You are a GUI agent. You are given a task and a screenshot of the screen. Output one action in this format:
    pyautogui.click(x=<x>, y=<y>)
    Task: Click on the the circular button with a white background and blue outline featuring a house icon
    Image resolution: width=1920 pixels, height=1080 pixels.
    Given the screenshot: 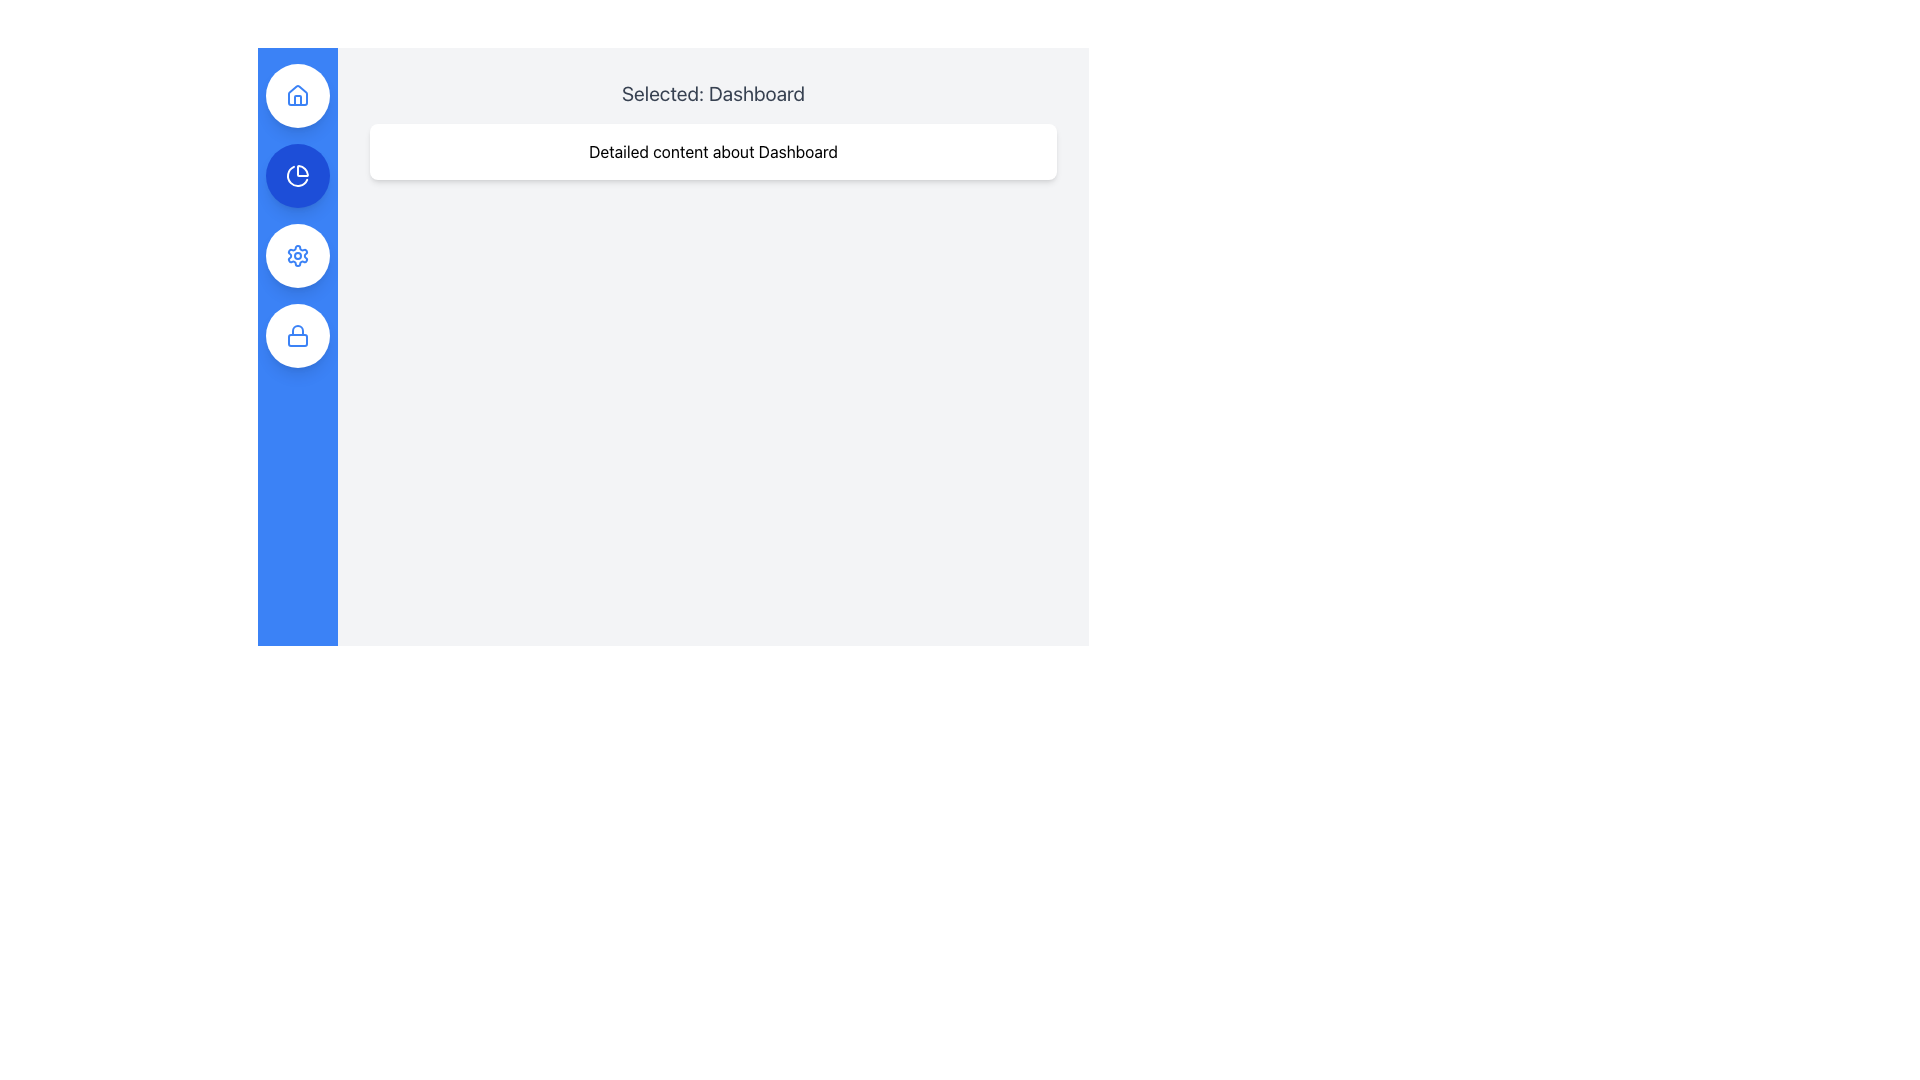 What is the action you would take?
    pyautogui.click(x=296, y=96)
    